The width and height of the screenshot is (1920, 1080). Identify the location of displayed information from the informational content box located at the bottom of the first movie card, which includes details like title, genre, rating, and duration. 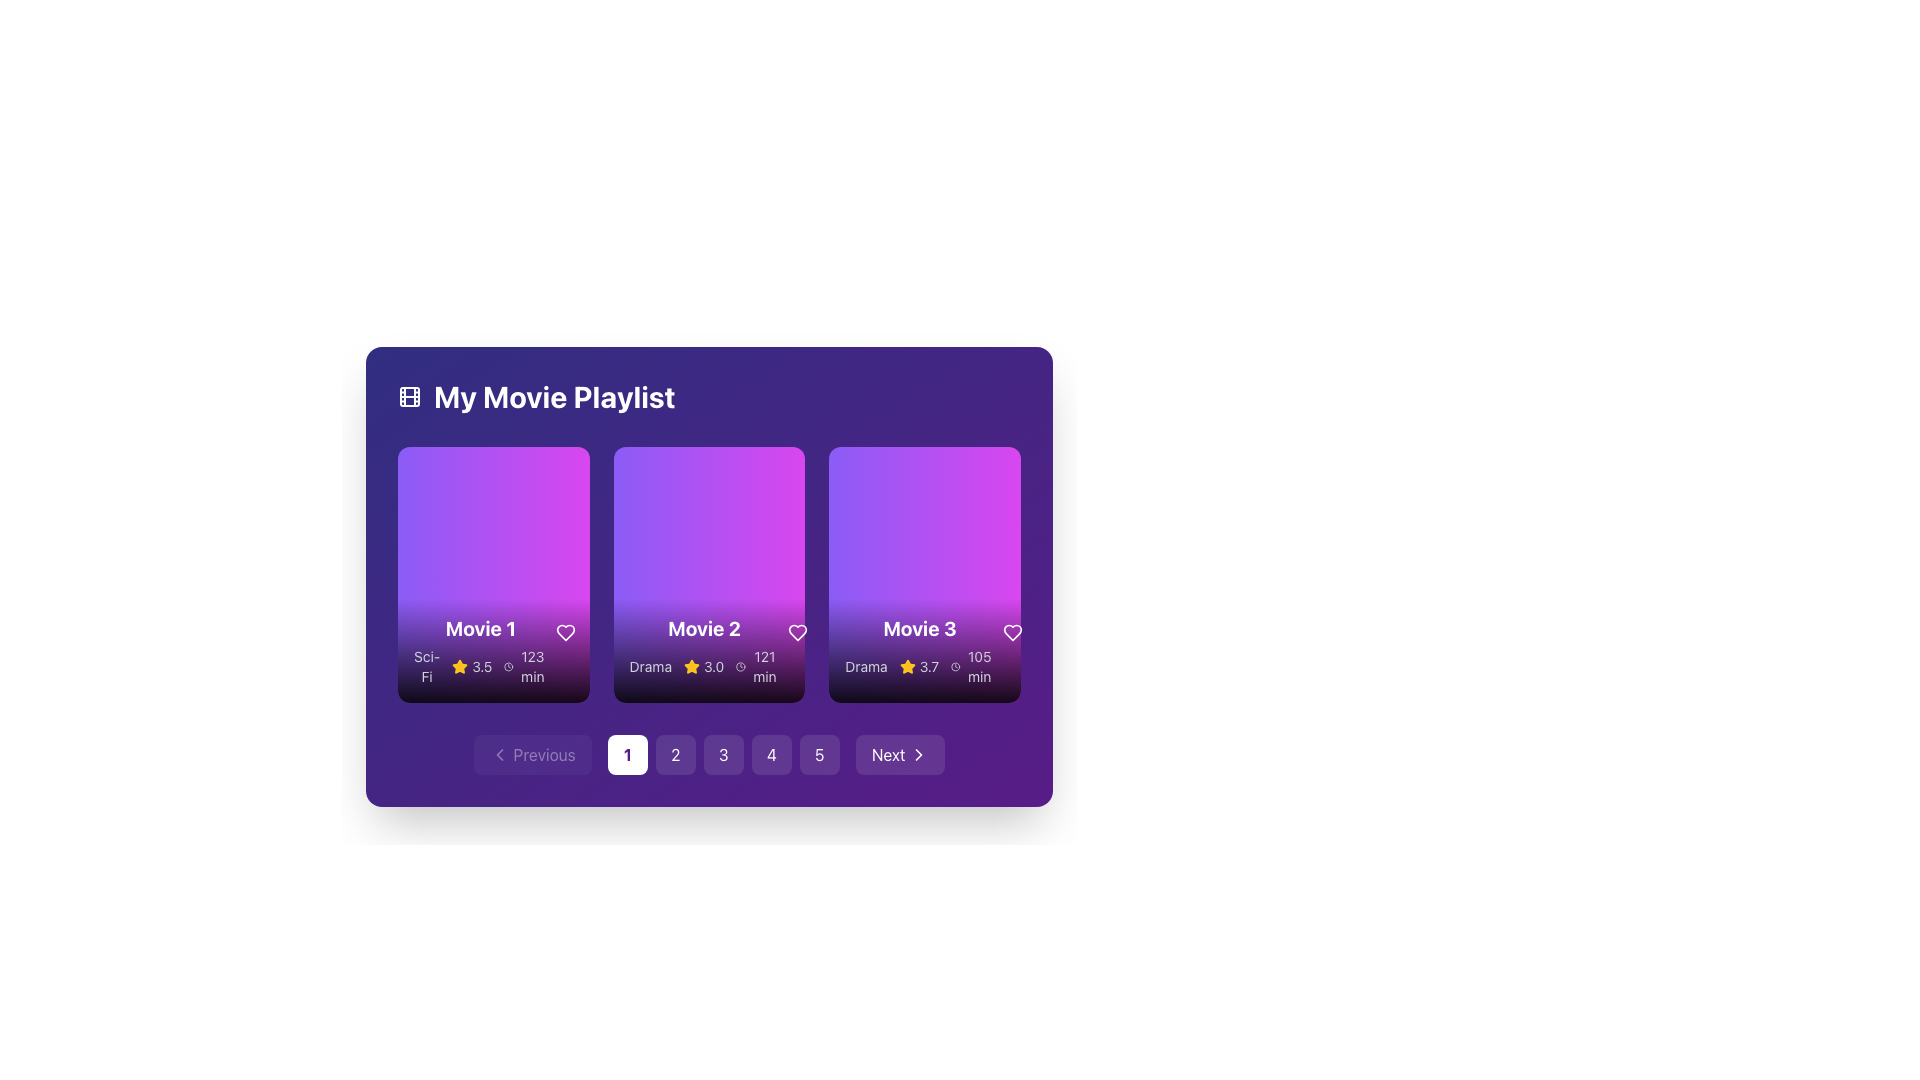
(493, 651).